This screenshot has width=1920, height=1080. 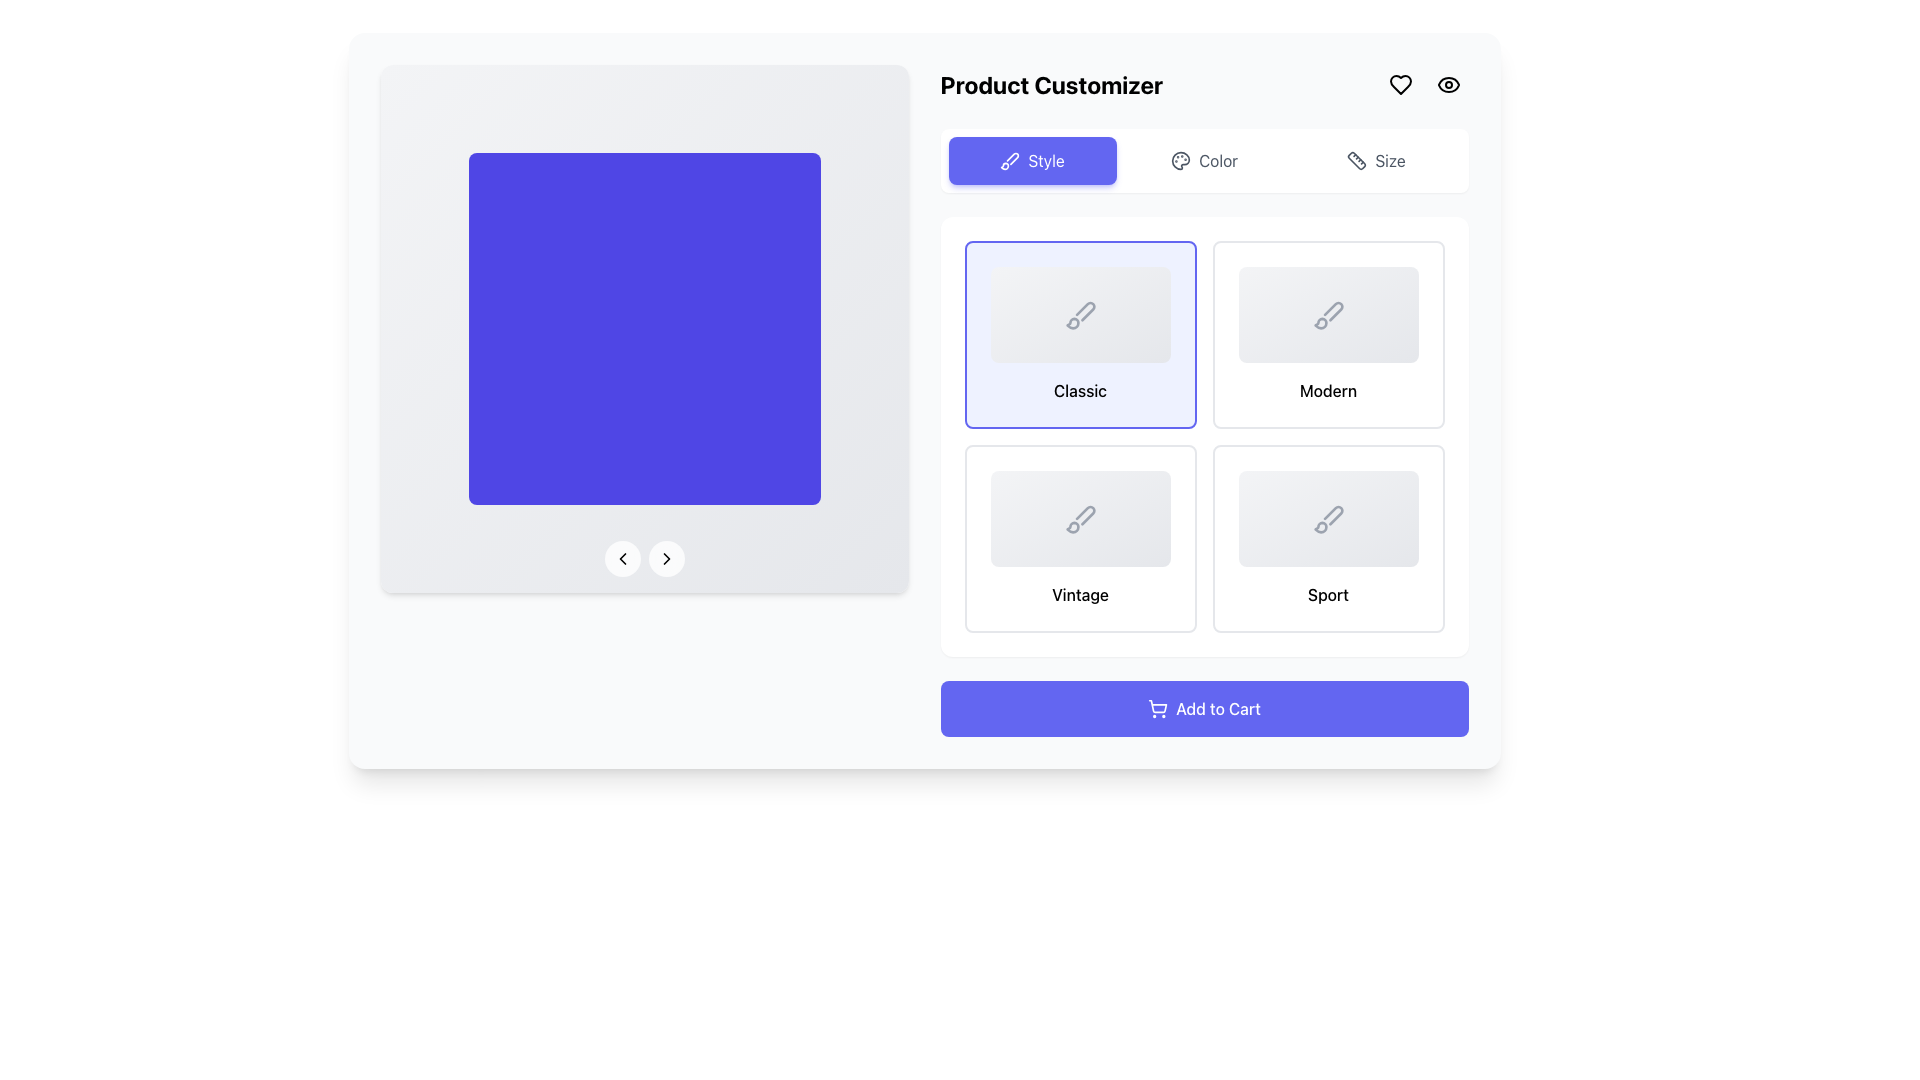 What do you see at coordinates (1079, 593) in the screenshot?
I see `text displayed in the bold label that says 'Vintage', located below the icon in the second element of the bottom row of the grid section` at bounding box center [1079, 593].